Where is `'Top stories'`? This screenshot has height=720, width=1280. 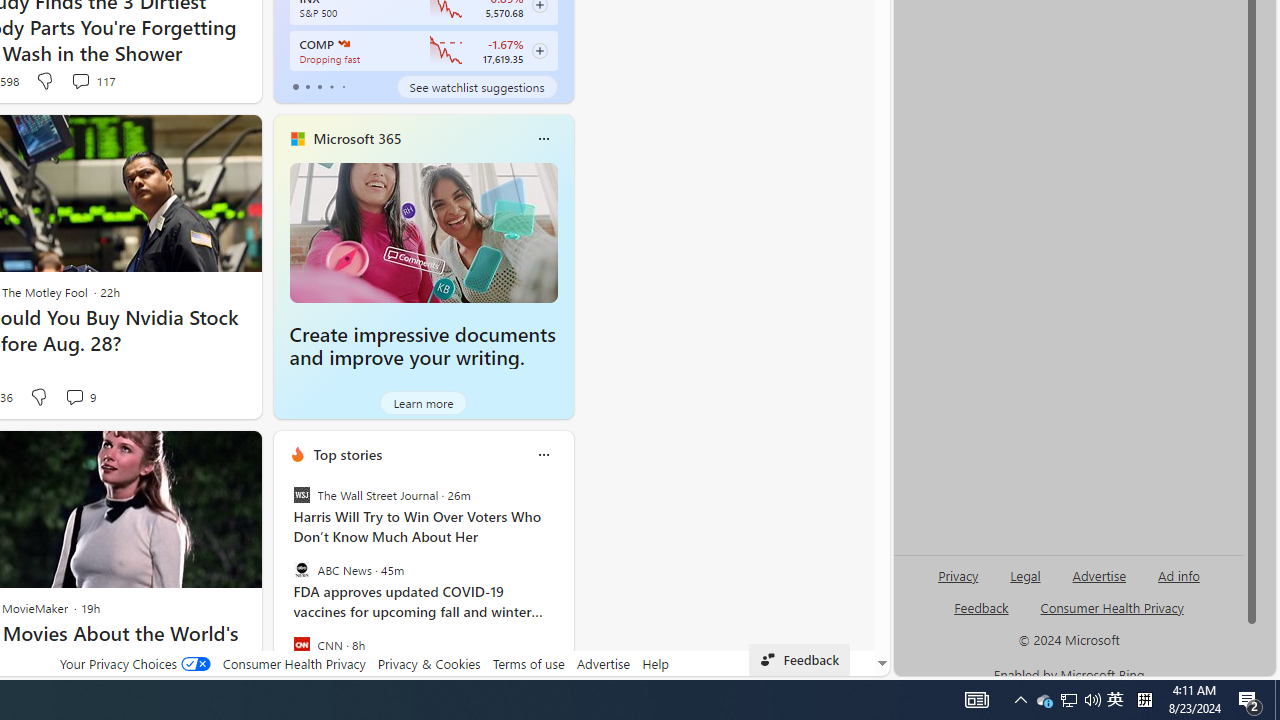 'Top stories' is located at coordinates (348, 454).